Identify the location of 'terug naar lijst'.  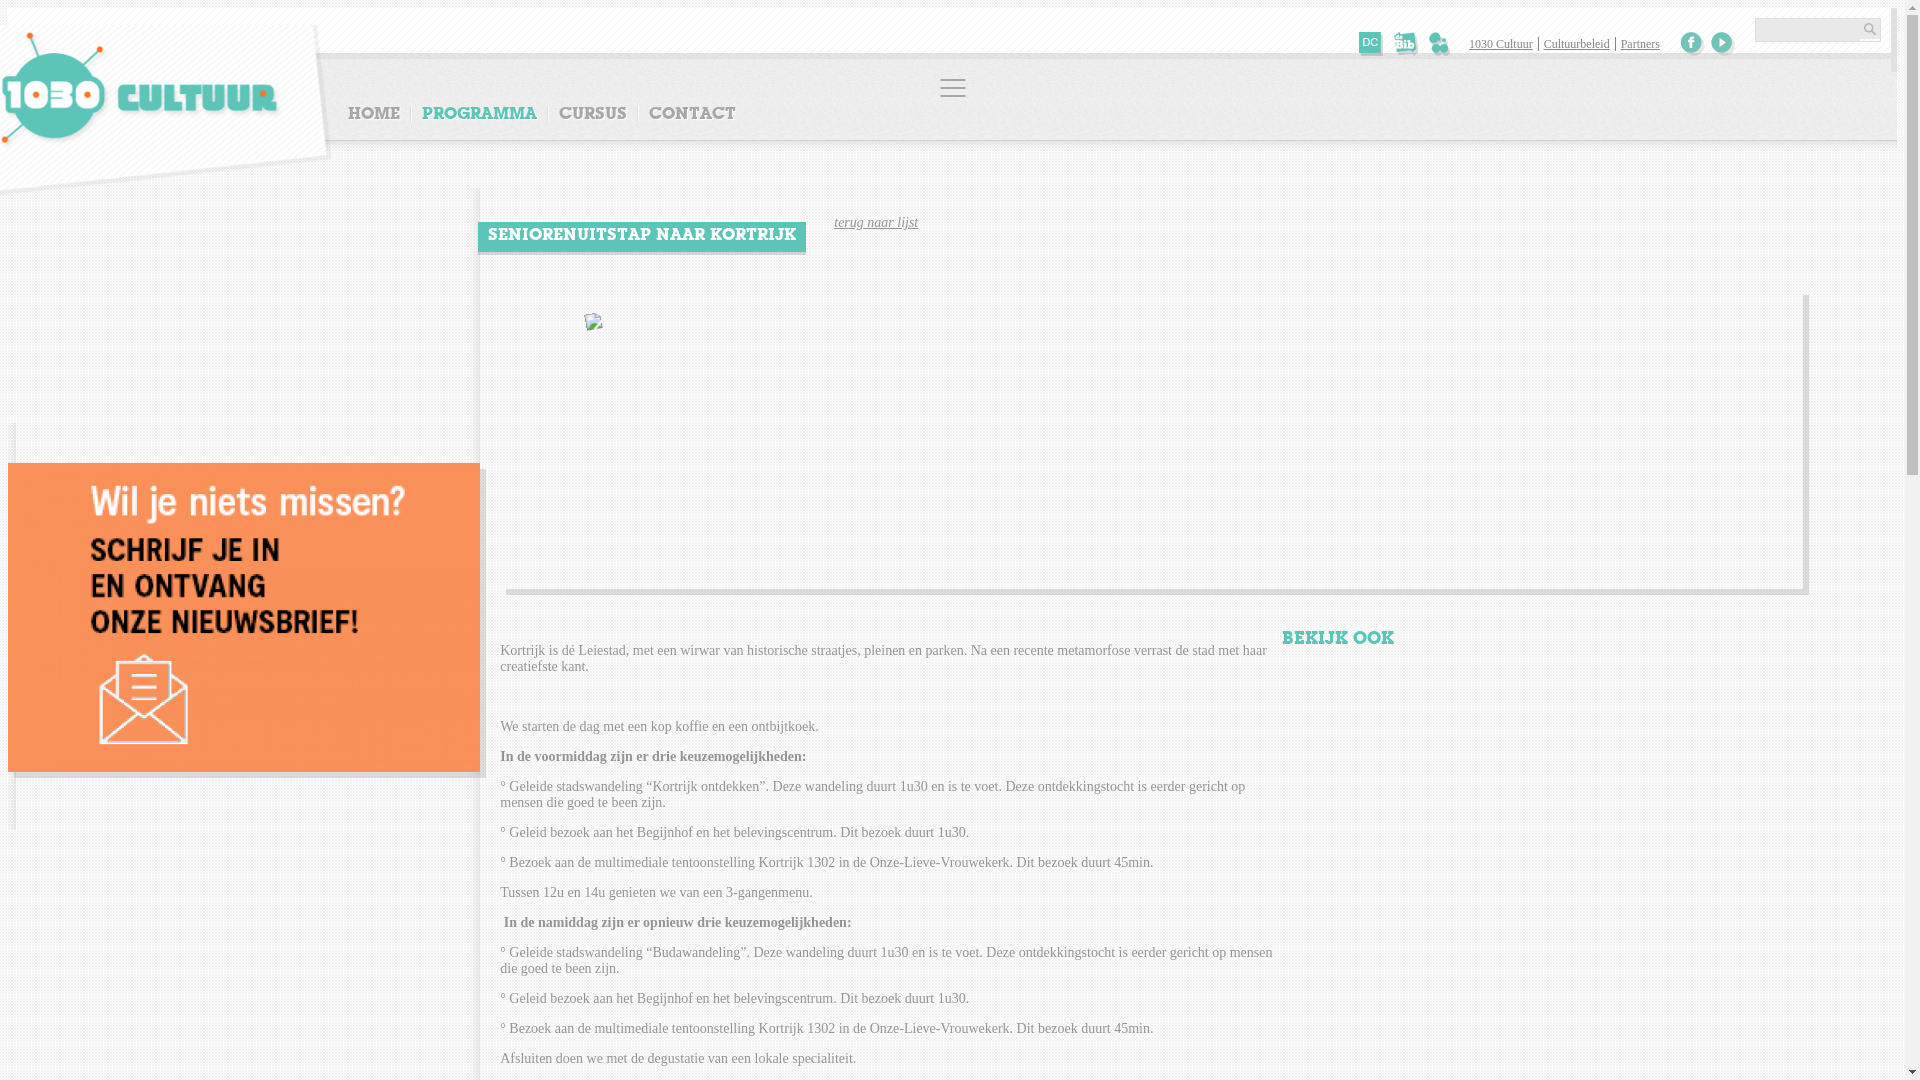
(876, 222).